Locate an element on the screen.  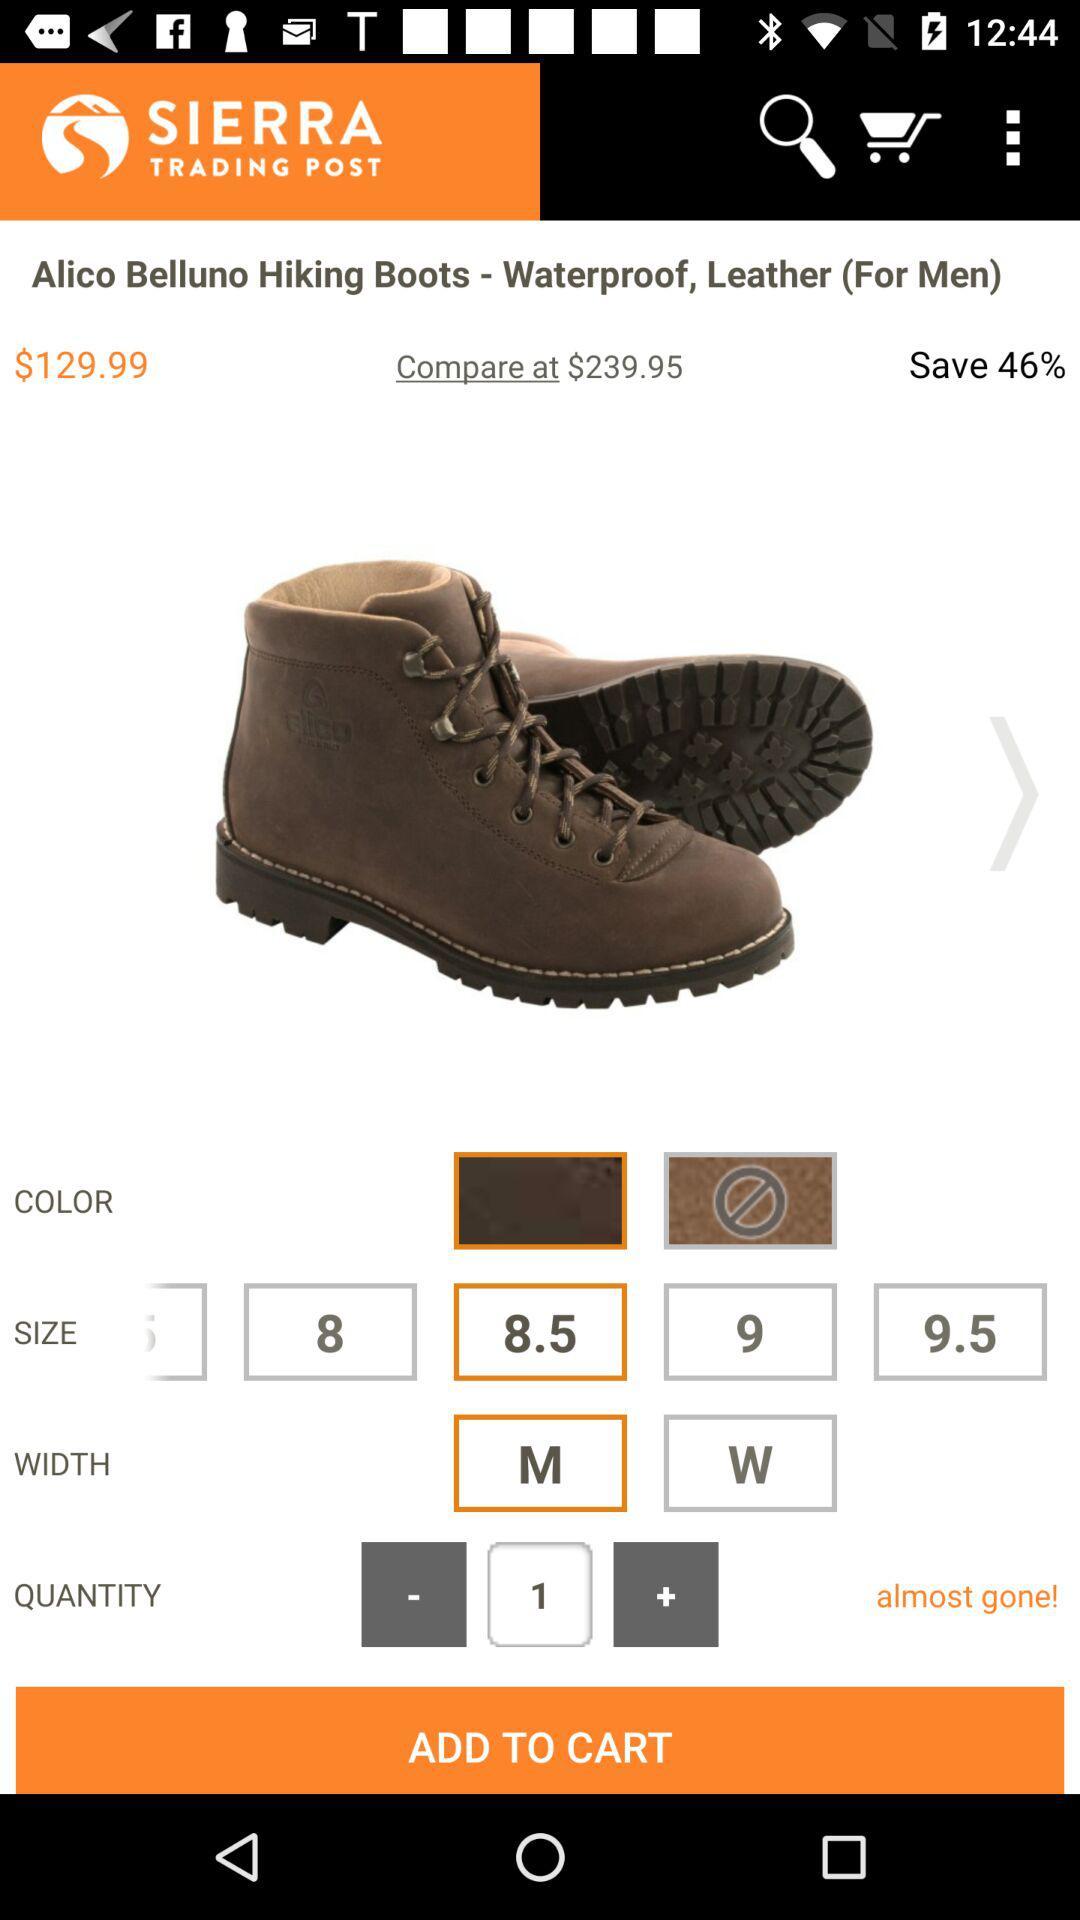
item to the left of save 46% is located at coordinates (538, 365).